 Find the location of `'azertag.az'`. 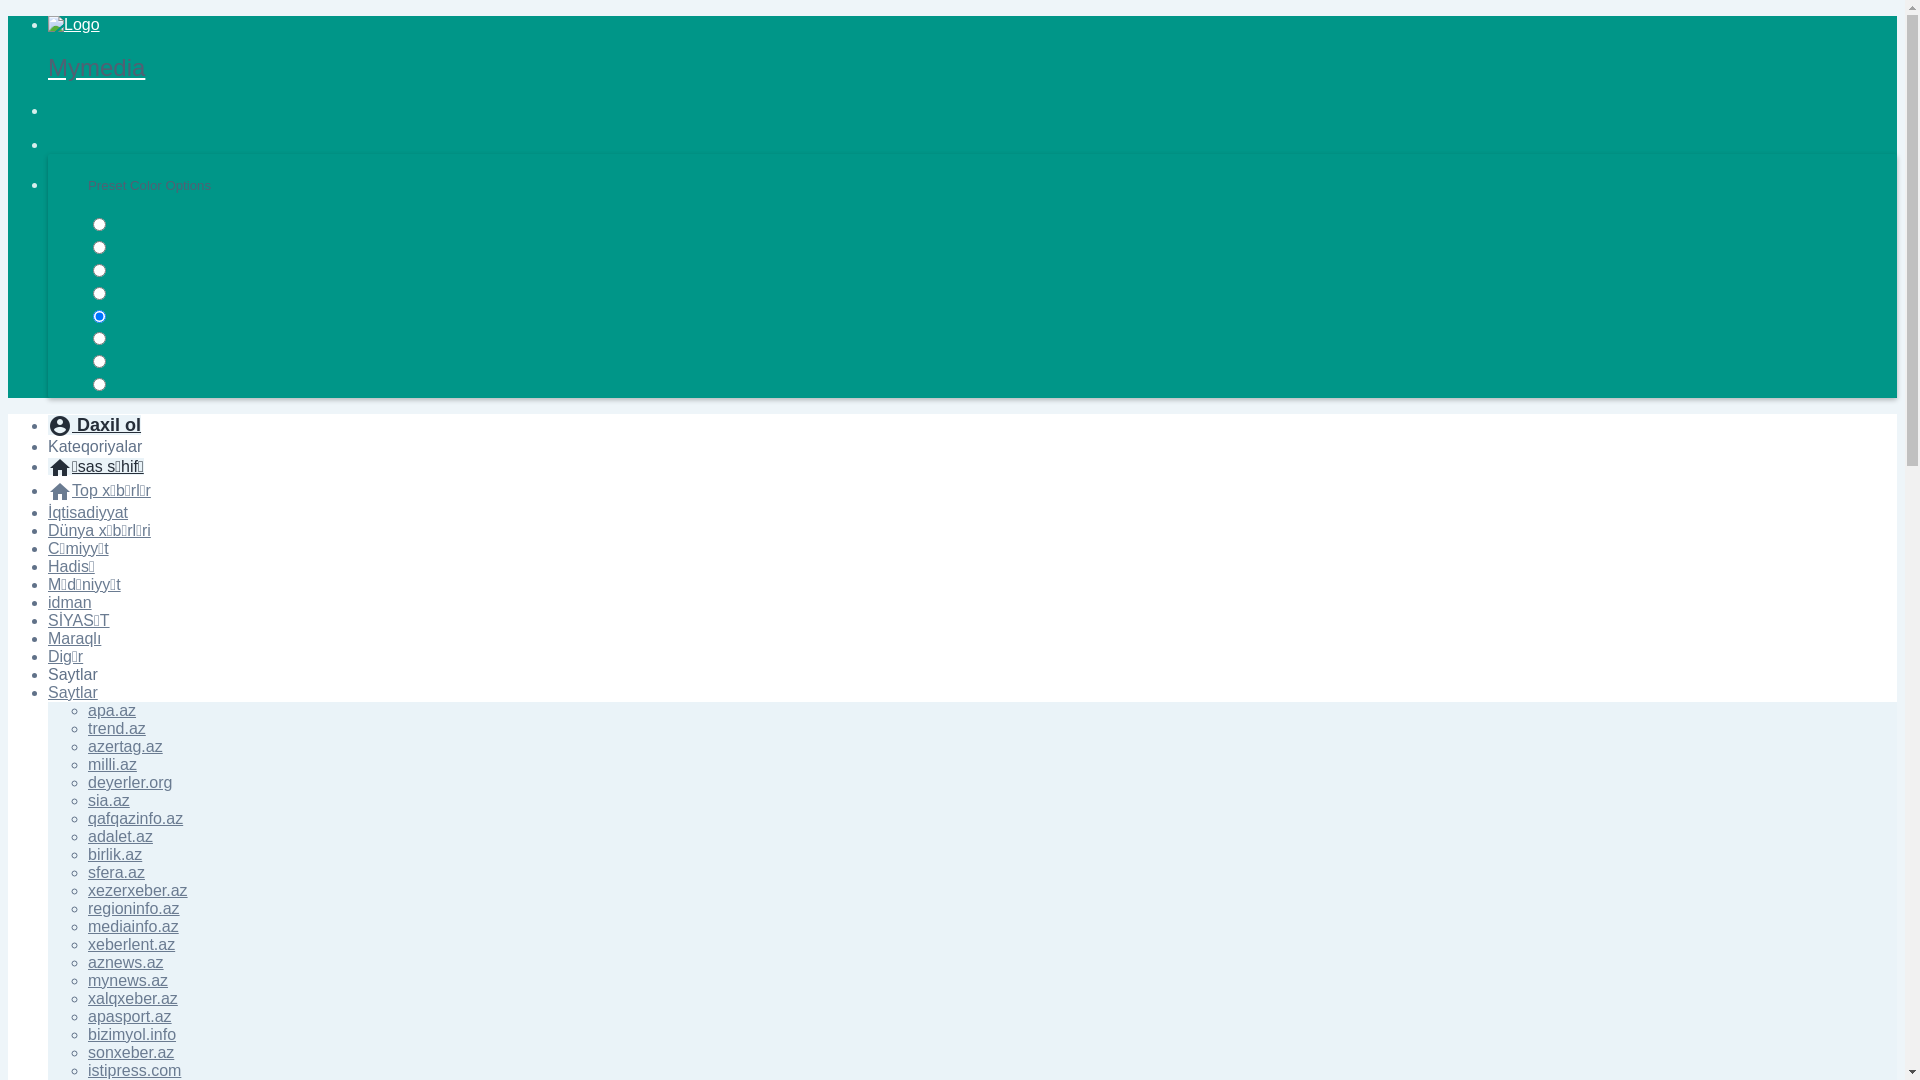

'azertag.az' is located at coordinates (124, 746).